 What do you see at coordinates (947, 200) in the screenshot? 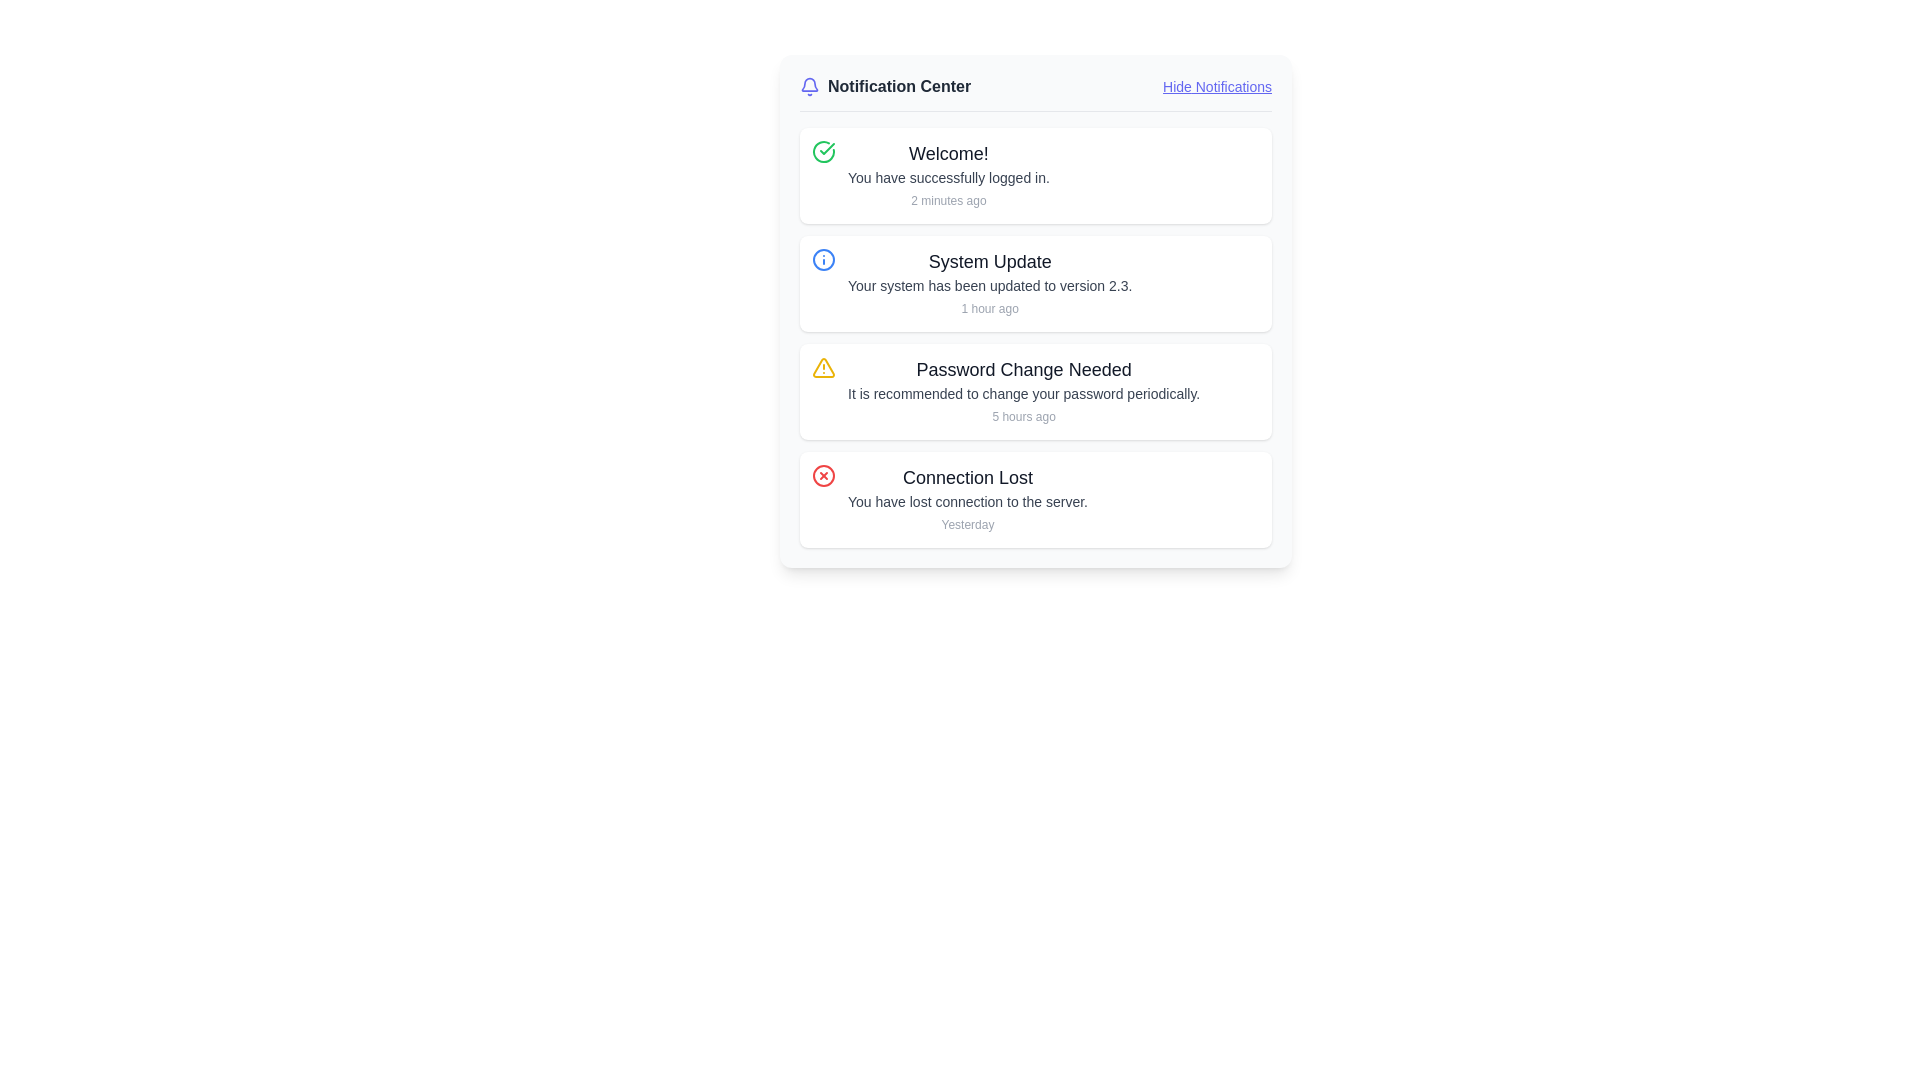
I see `displayed text from the Text Label indicating the time since the corresponding event occurred, which is located directly below the 'Welcome! You have successfully logged in.' text in the notification card` at bounding box center [947, 200].